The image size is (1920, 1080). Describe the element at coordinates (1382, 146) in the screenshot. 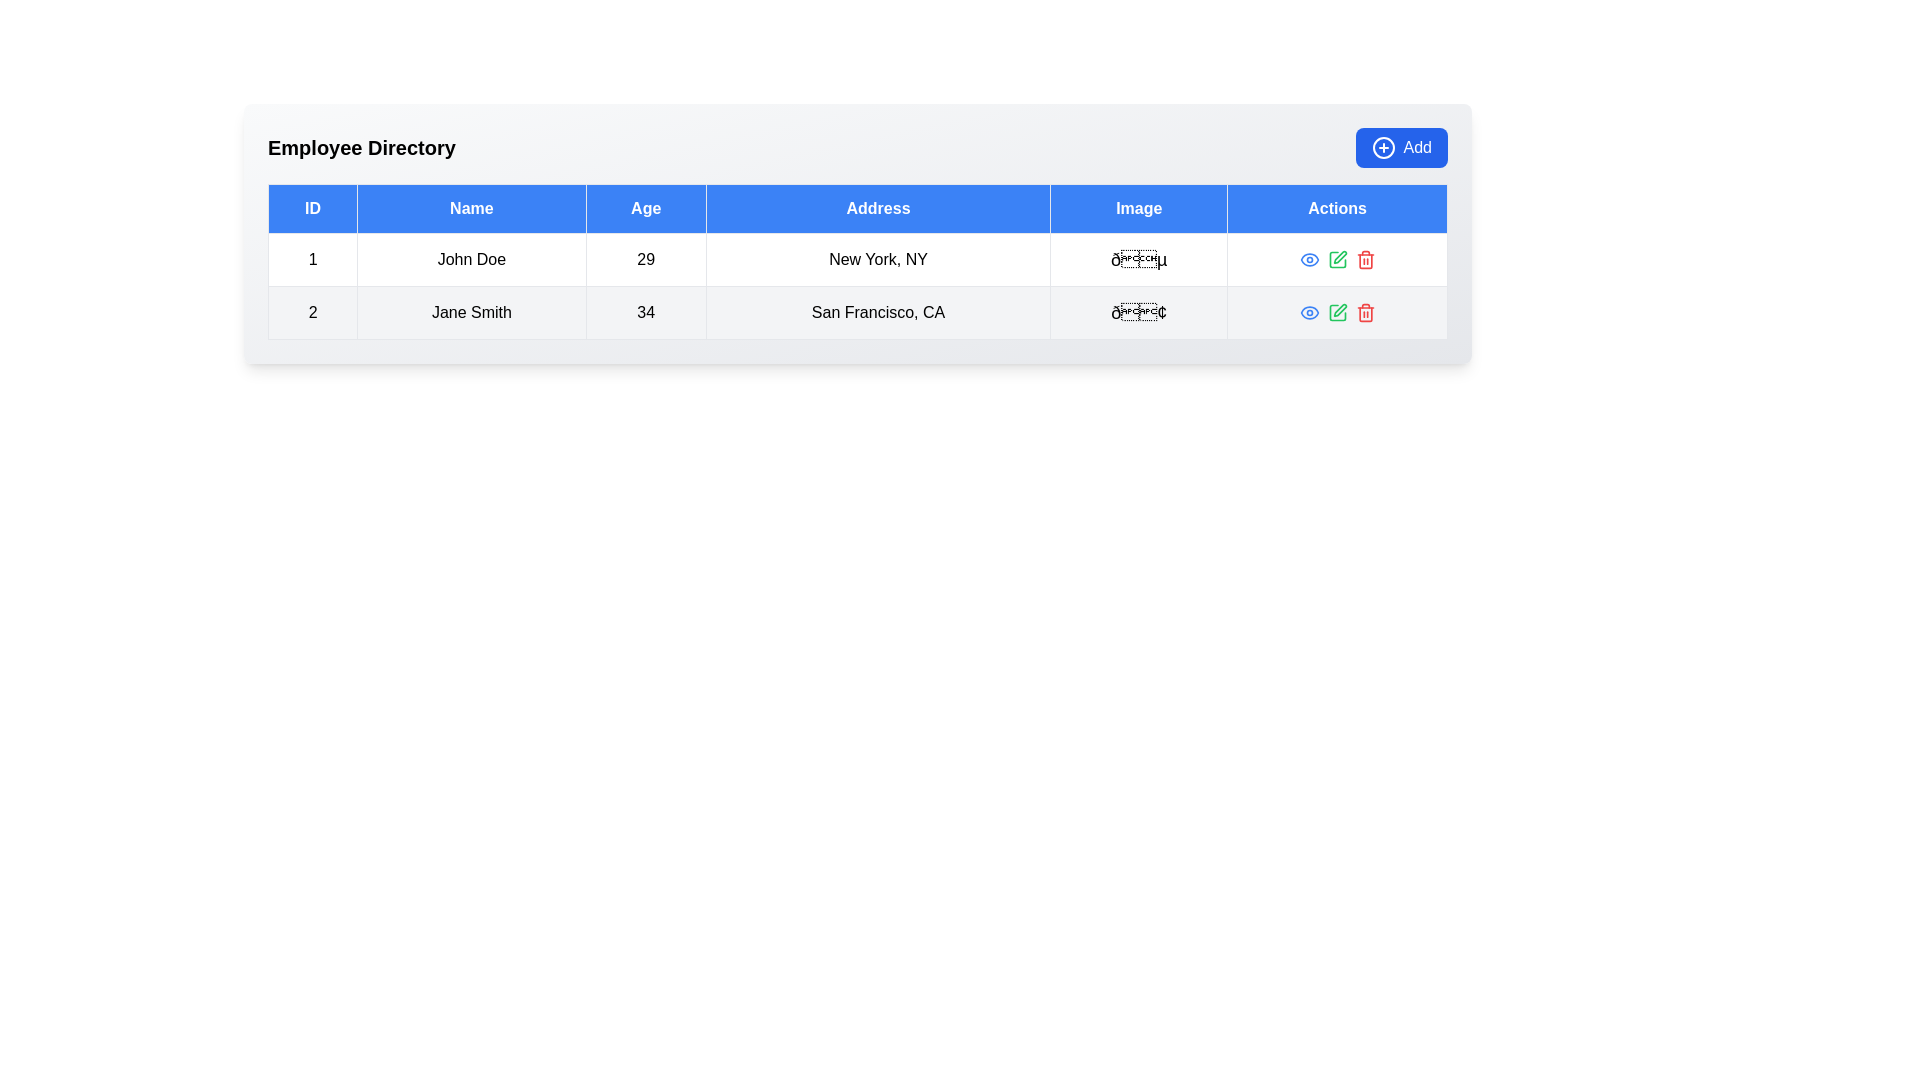

I see `the 'Add' icon located at the top-right corner of the interface, directly to the right of the 'Actions' column header` at that location.